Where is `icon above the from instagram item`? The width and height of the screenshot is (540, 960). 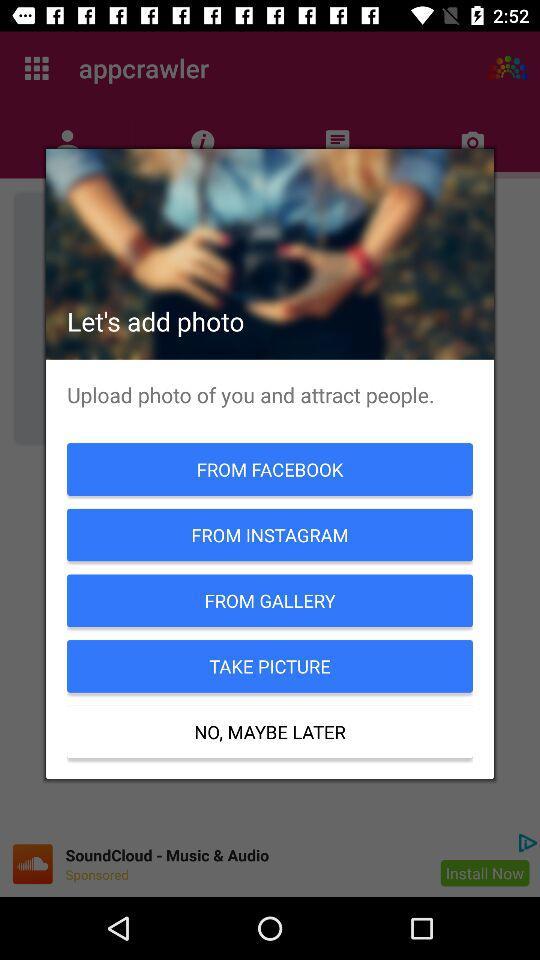 icon above the from instagram item is located at coordinates (270, 469).